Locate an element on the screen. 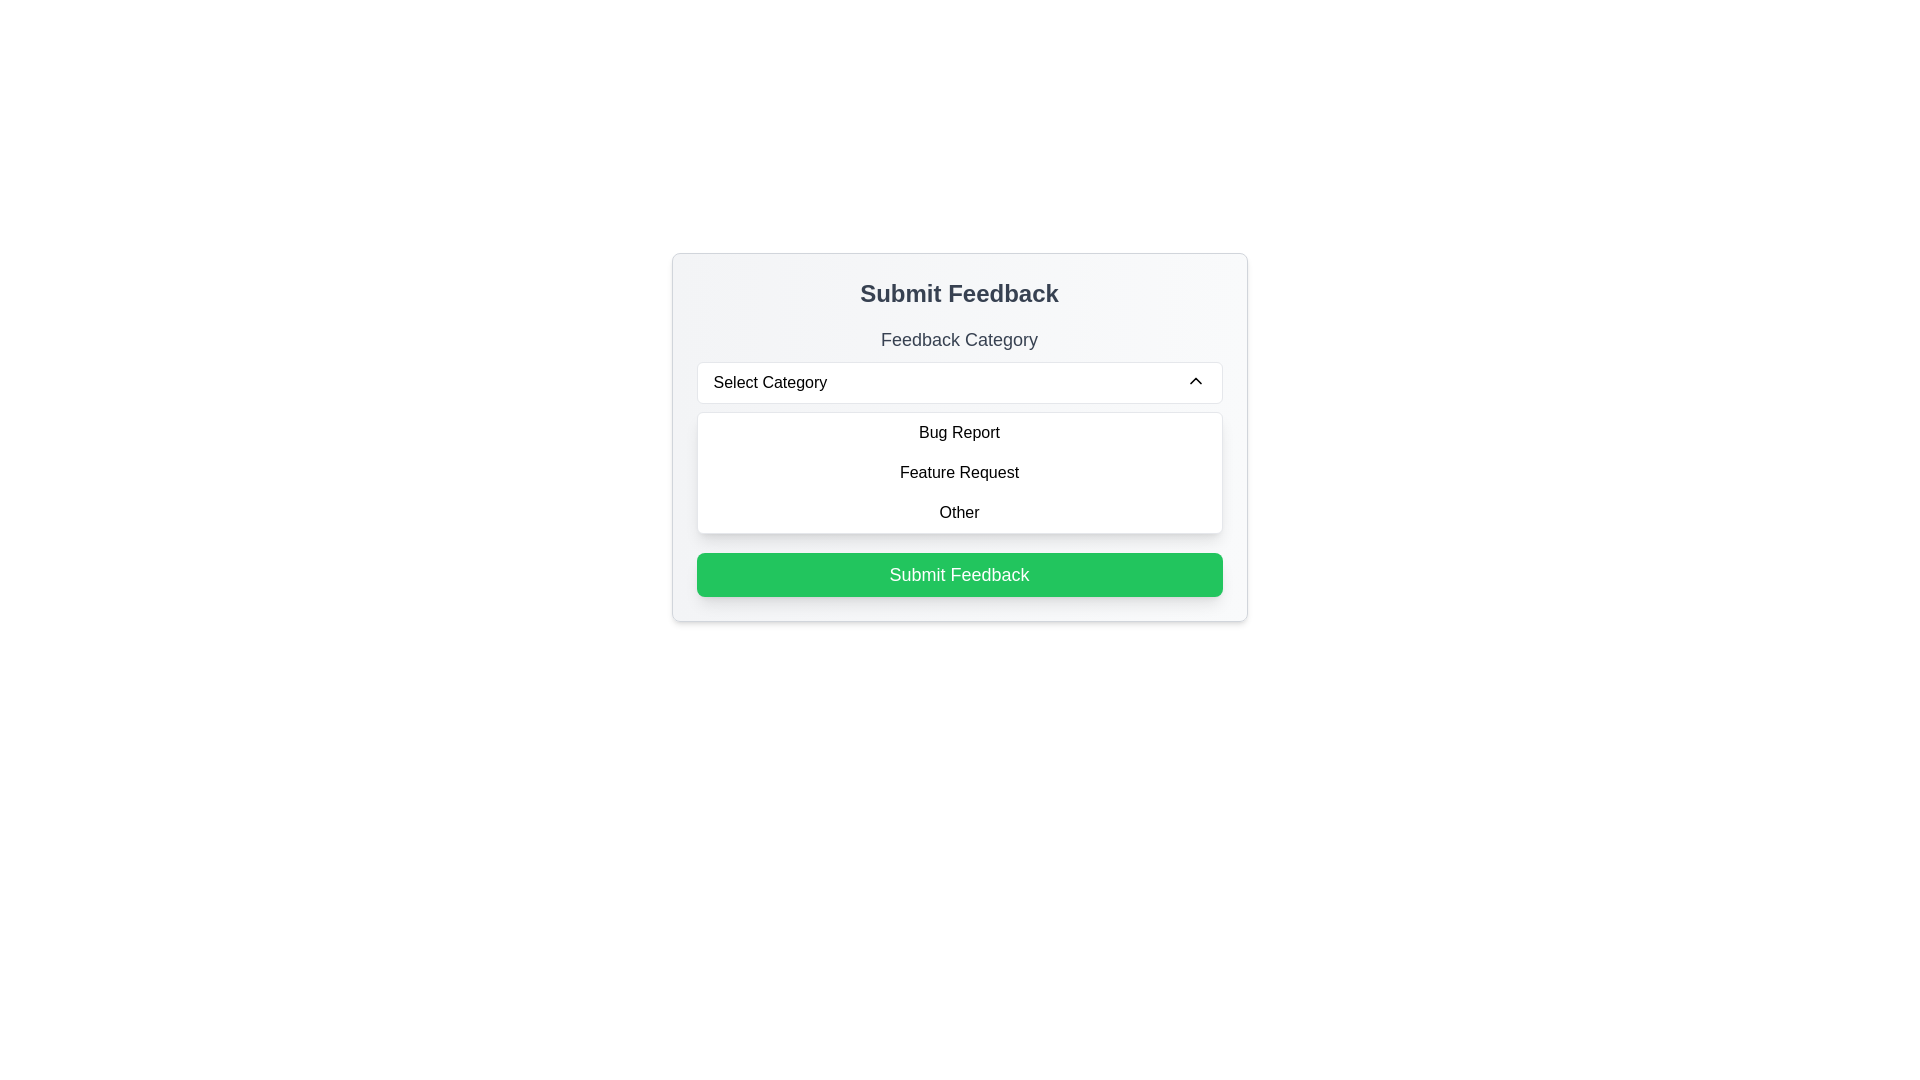 The image size is (1920, 1080). the 'Feature Request' option in the dropdown menu located below the 'Select Category' button, which allows users is located at coordinates (958, 473).